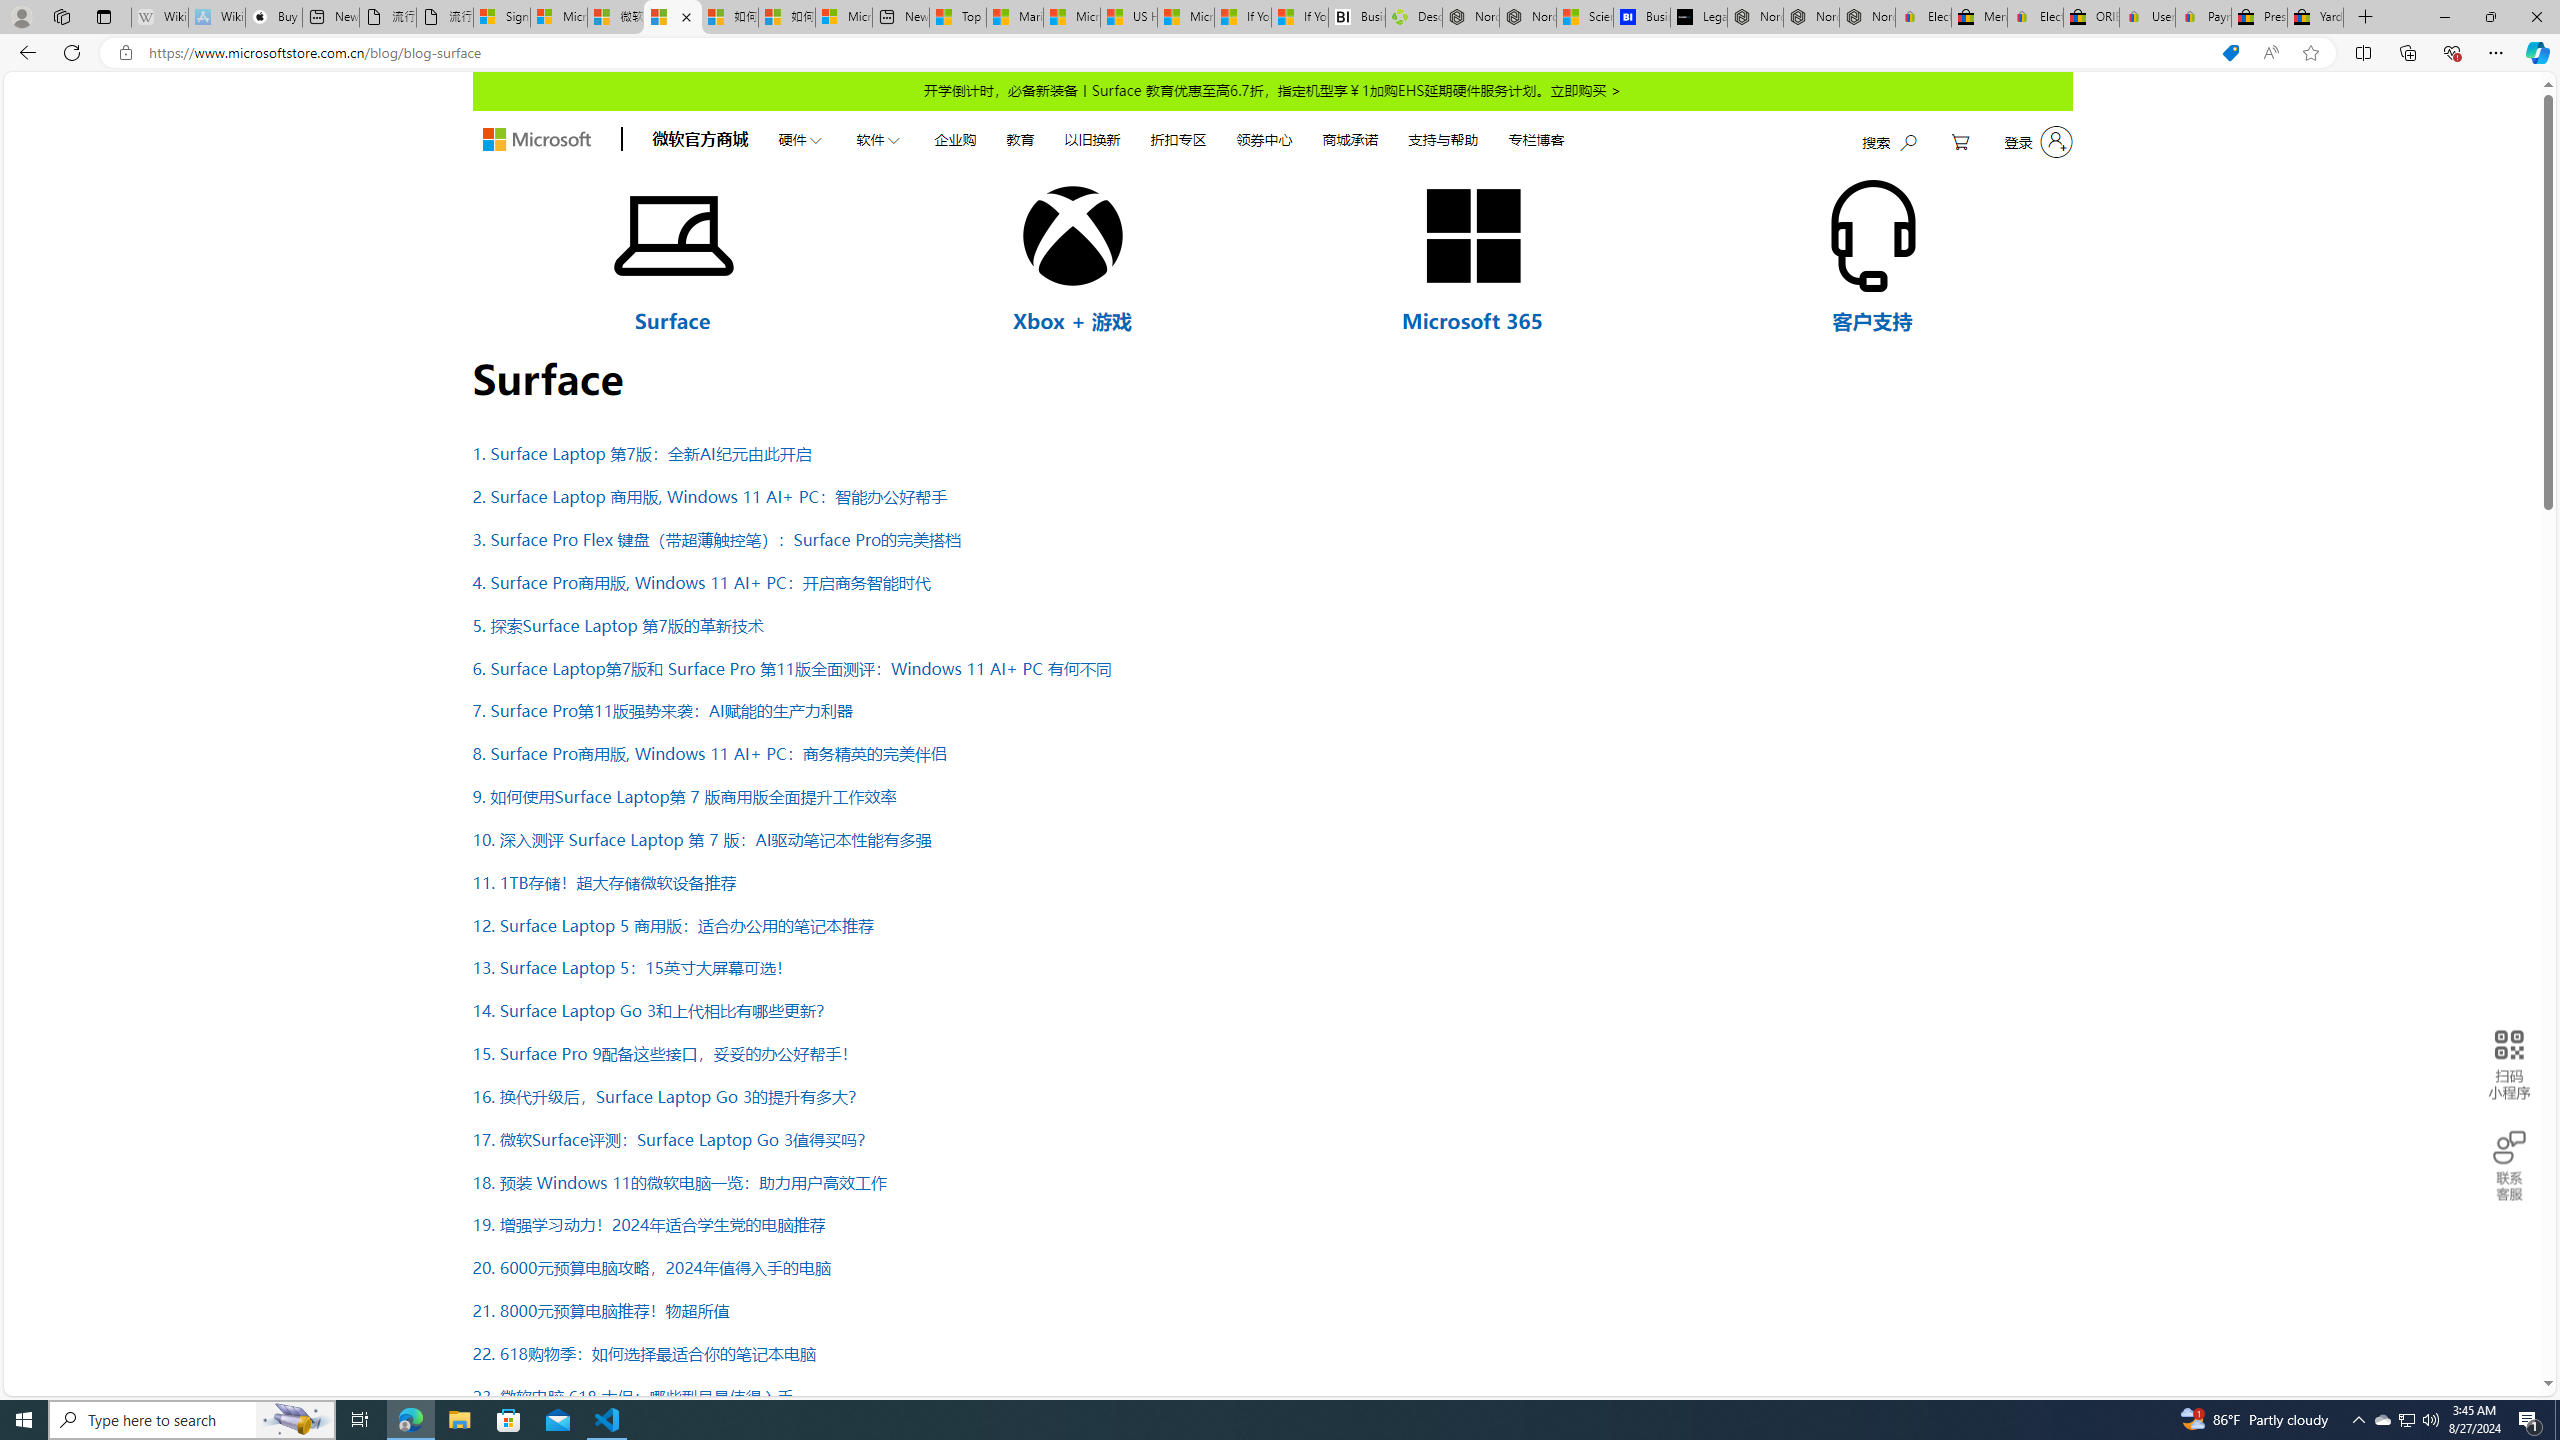 The image size is (2560, 1440). Describe the element at coordinates (1960, 141) in the screenshot. I see `'My Cart'` at that location.